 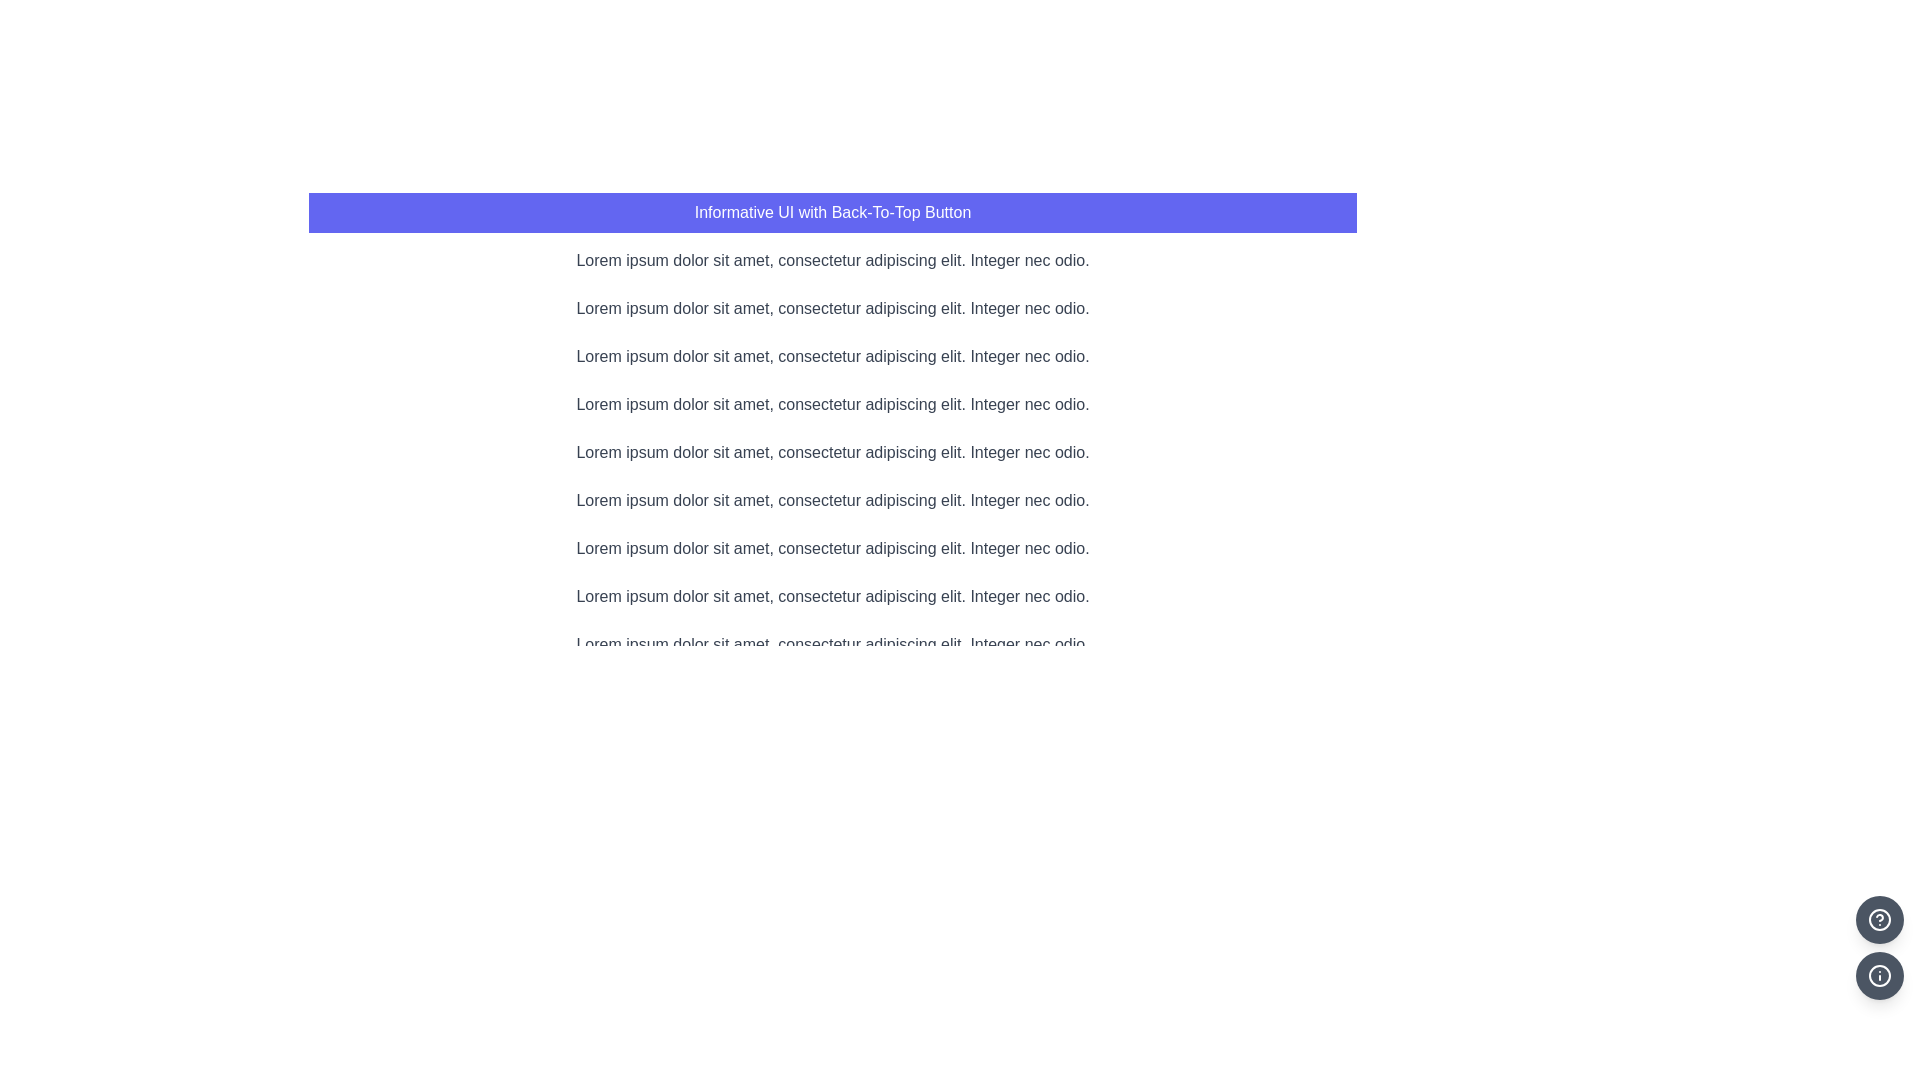 I want to click on the circular help button with a question mark located at the bottom-right corner of the interface, so click(x=1879, y=920).